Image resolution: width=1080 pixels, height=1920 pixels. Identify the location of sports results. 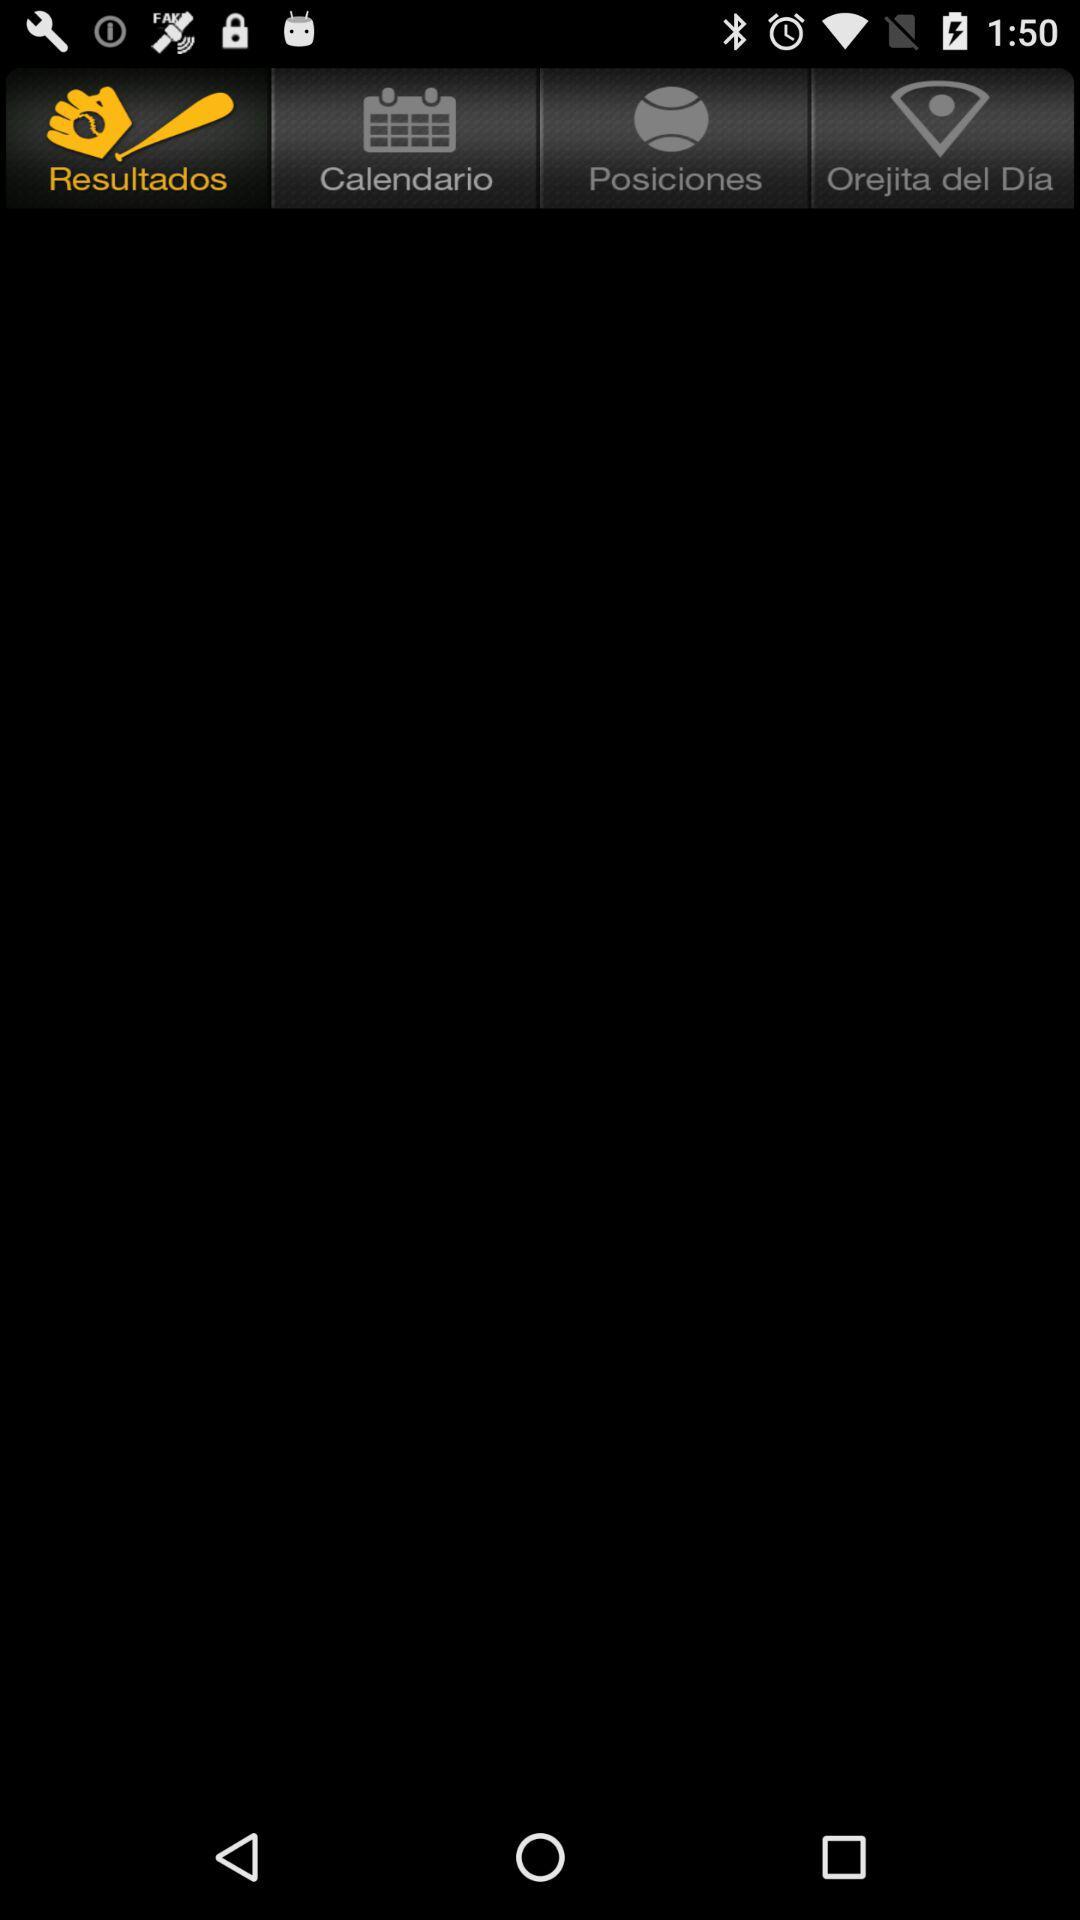
(135, 137).